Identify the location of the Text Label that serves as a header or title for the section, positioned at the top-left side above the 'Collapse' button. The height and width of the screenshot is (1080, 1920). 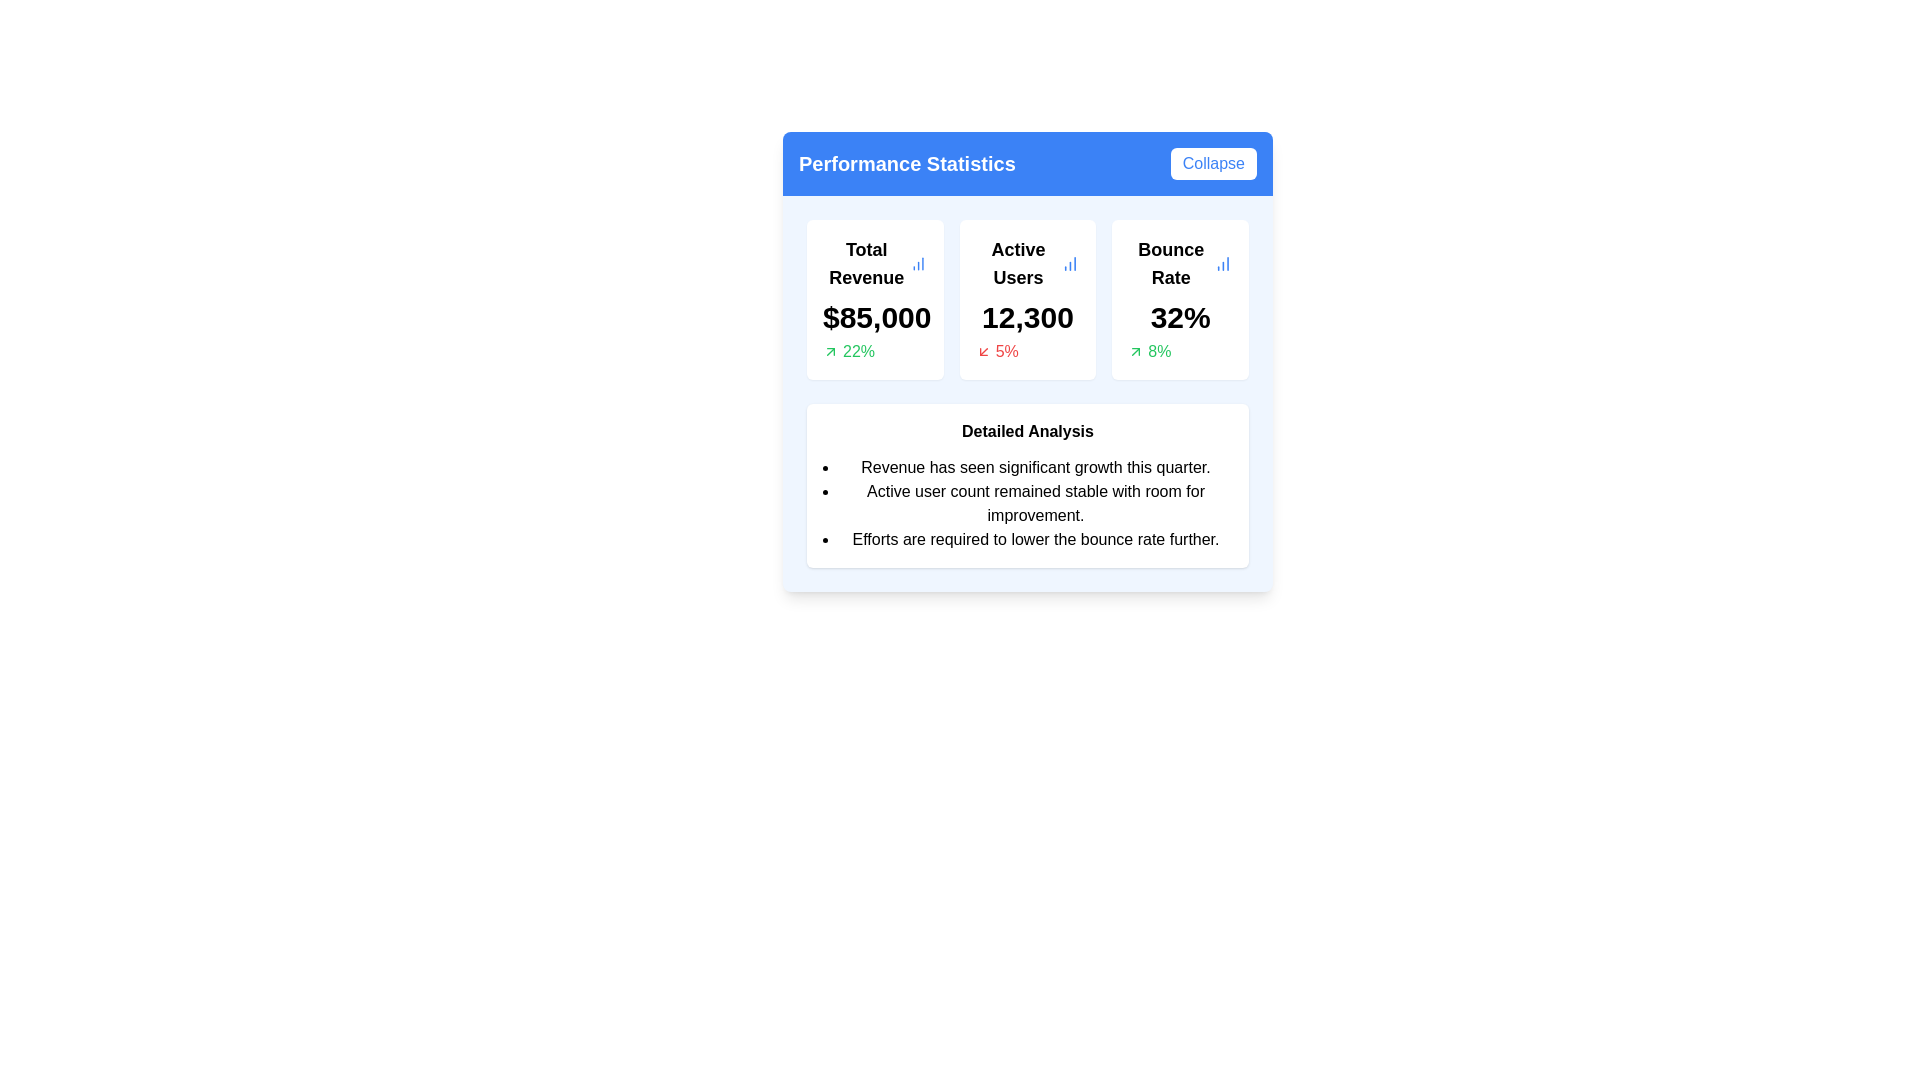
(906, 163).